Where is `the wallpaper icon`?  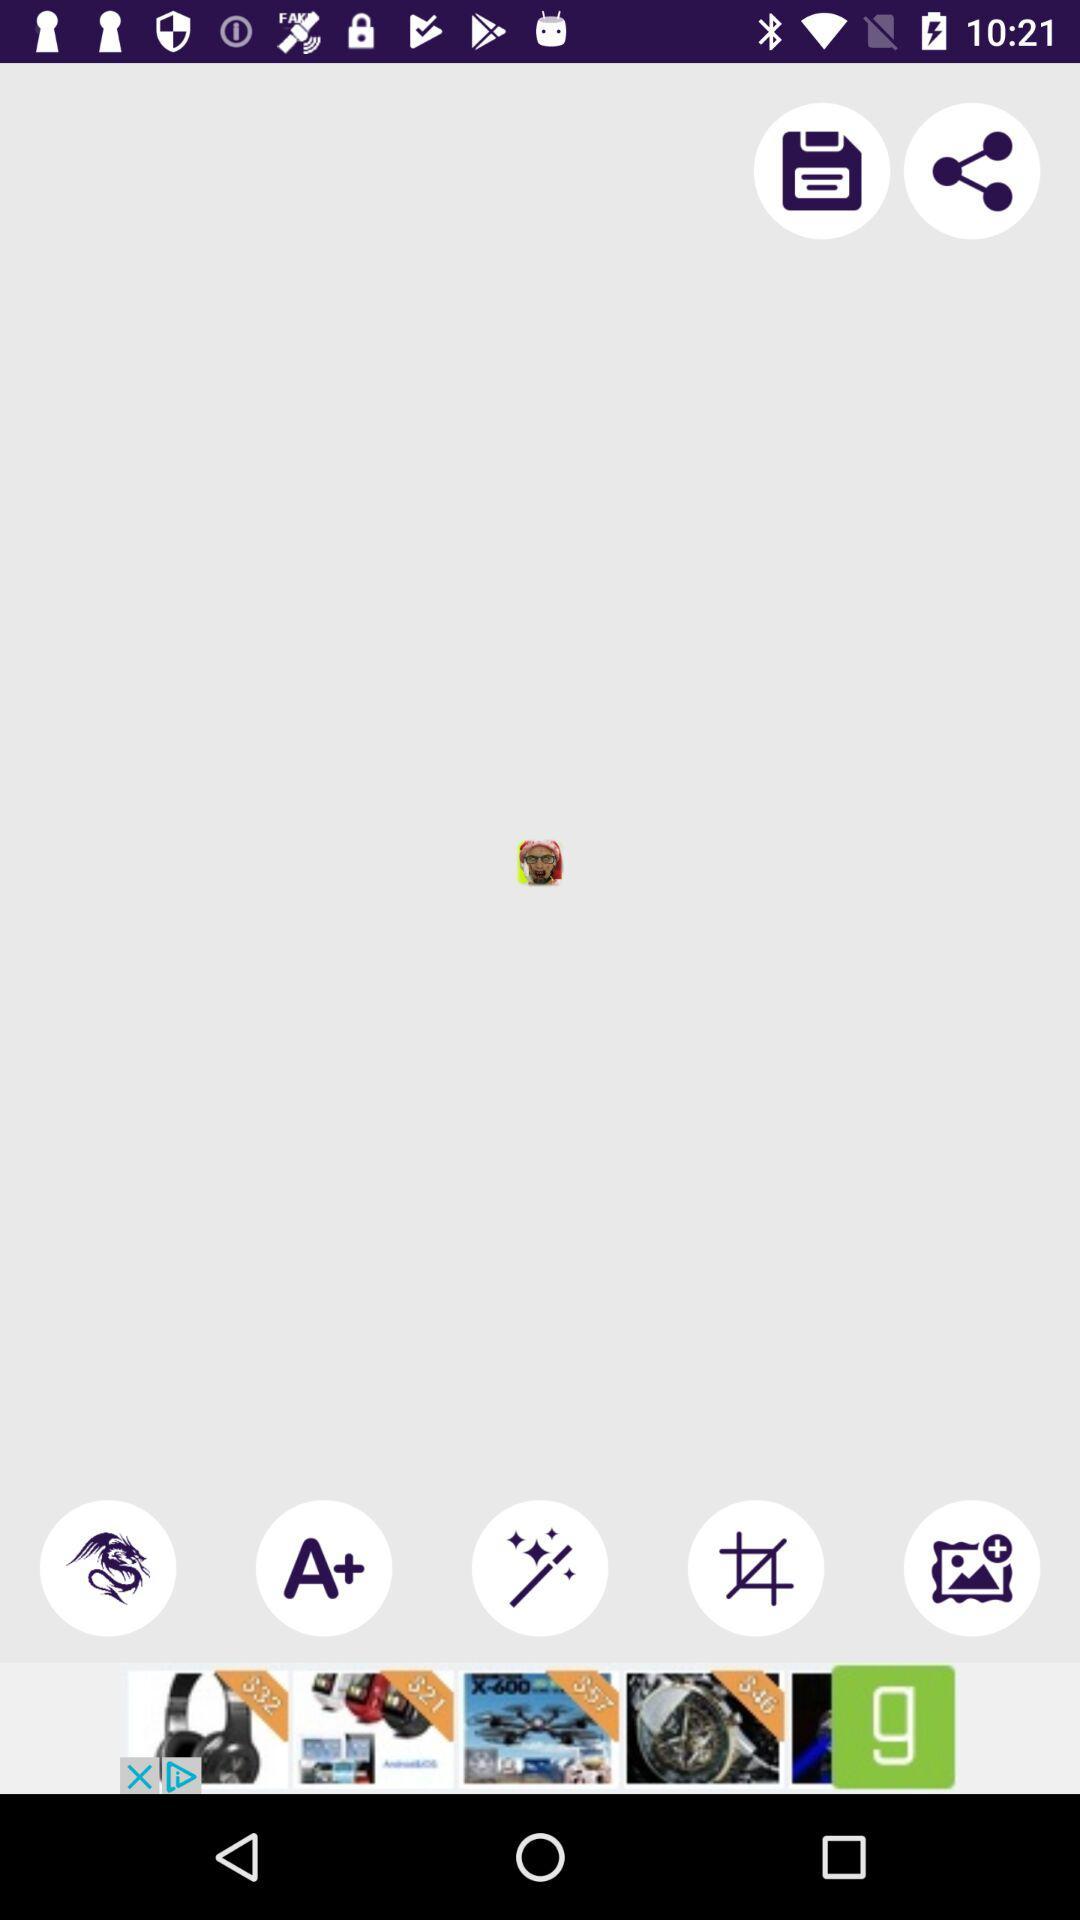
the wallpaper icon is located at coordinates (971, 1567).